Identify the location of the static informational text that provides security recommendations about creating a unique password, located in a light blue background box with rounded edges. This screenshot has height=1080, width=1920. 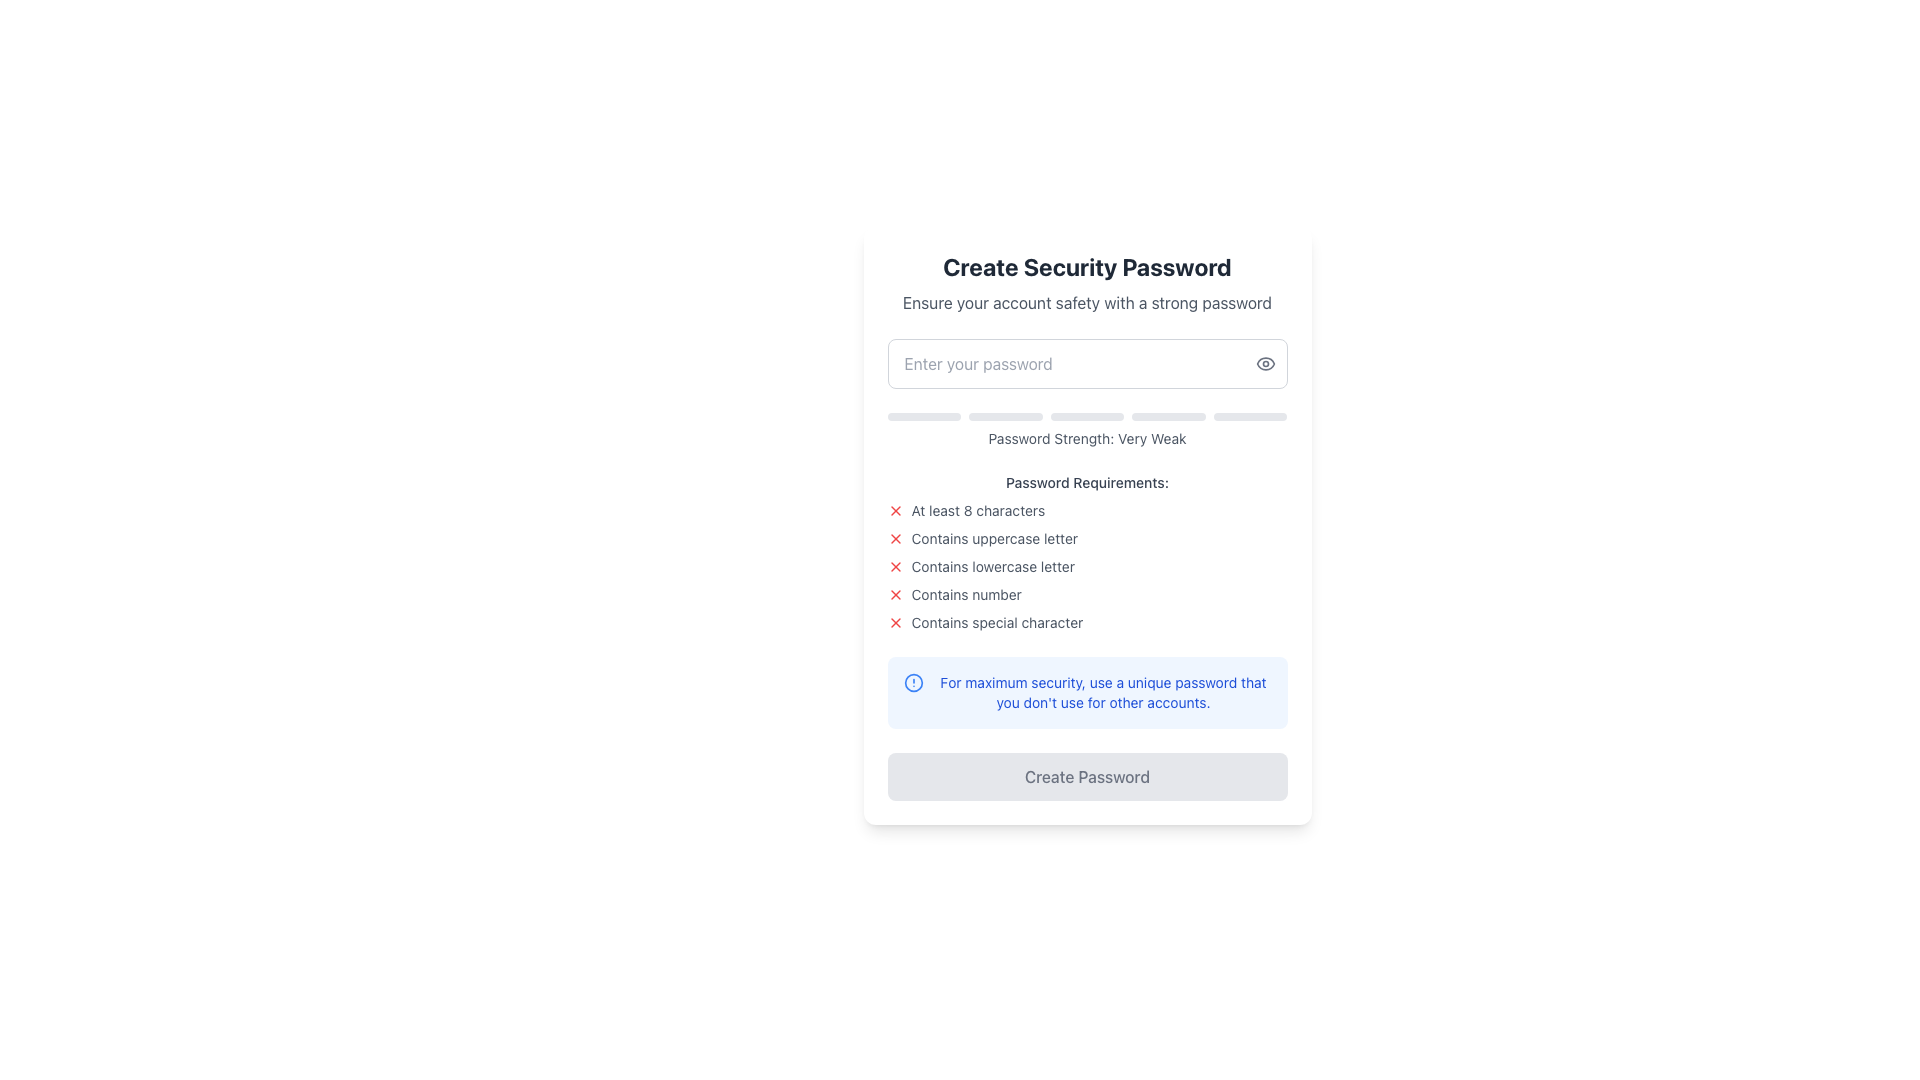
(1102, 692).